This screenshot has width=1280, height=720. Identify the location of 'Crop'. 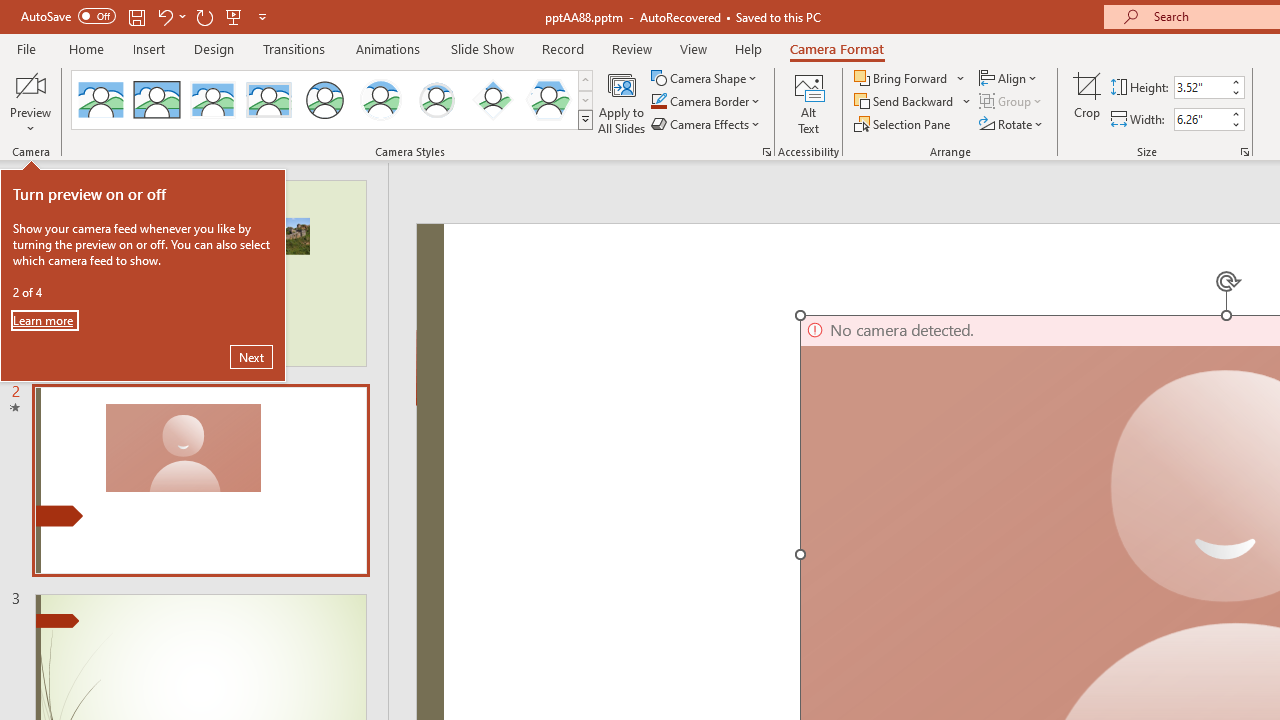
(1086, 103).